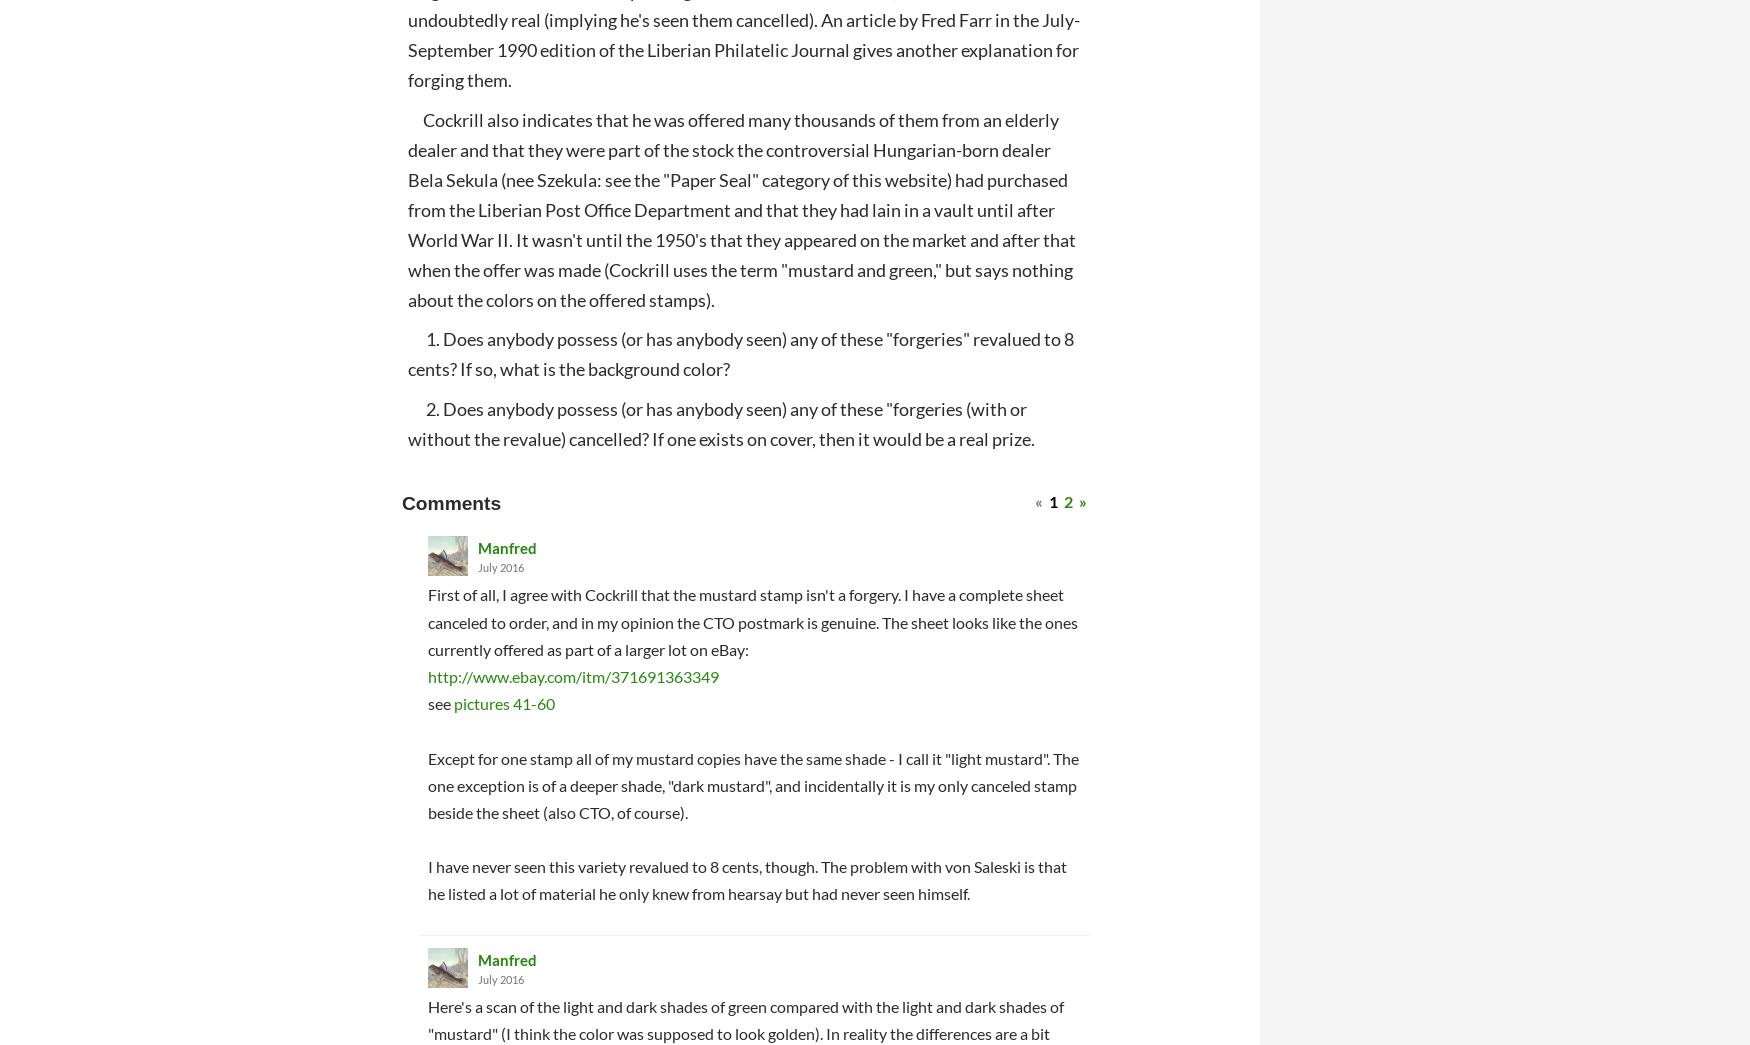 Image resolution: width=1750 pixels, height=1045 pixels. What do you see at coordinates (752, 784) in the screenshot?
I see `'Except for one stamp all of my mustard copies have the same shade - I call it "light mustard". The one exception is of a deeper shade, "dark mustard", and incidentally it is my only canceled stamp beside the sheet (also CTO, of course).'` at bounding box center [752, 784].